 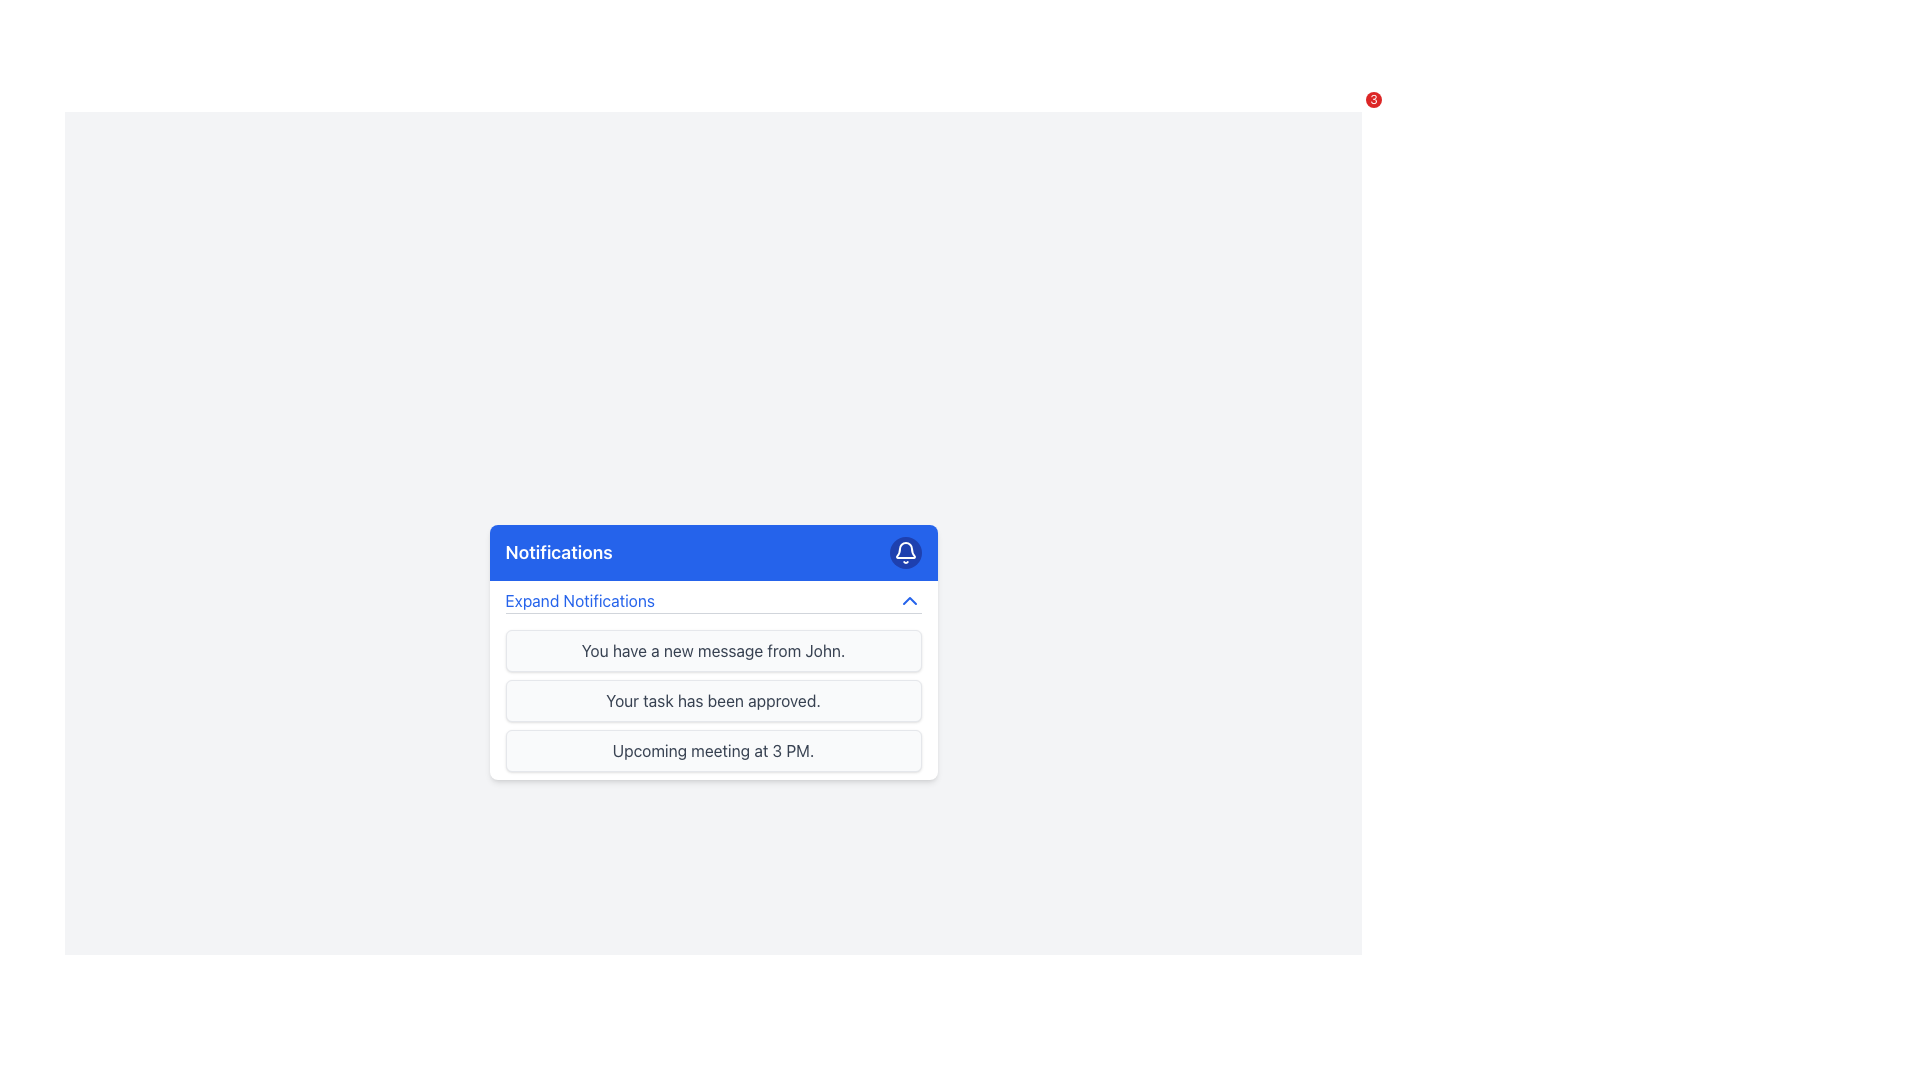 What do you see at coordinates (559, 552) in the screenshot?
I see `the 'Notifications' text label, which is styled with a bold font and white color on a blue background, located in the notification section header` at bounding box center [559, 552].